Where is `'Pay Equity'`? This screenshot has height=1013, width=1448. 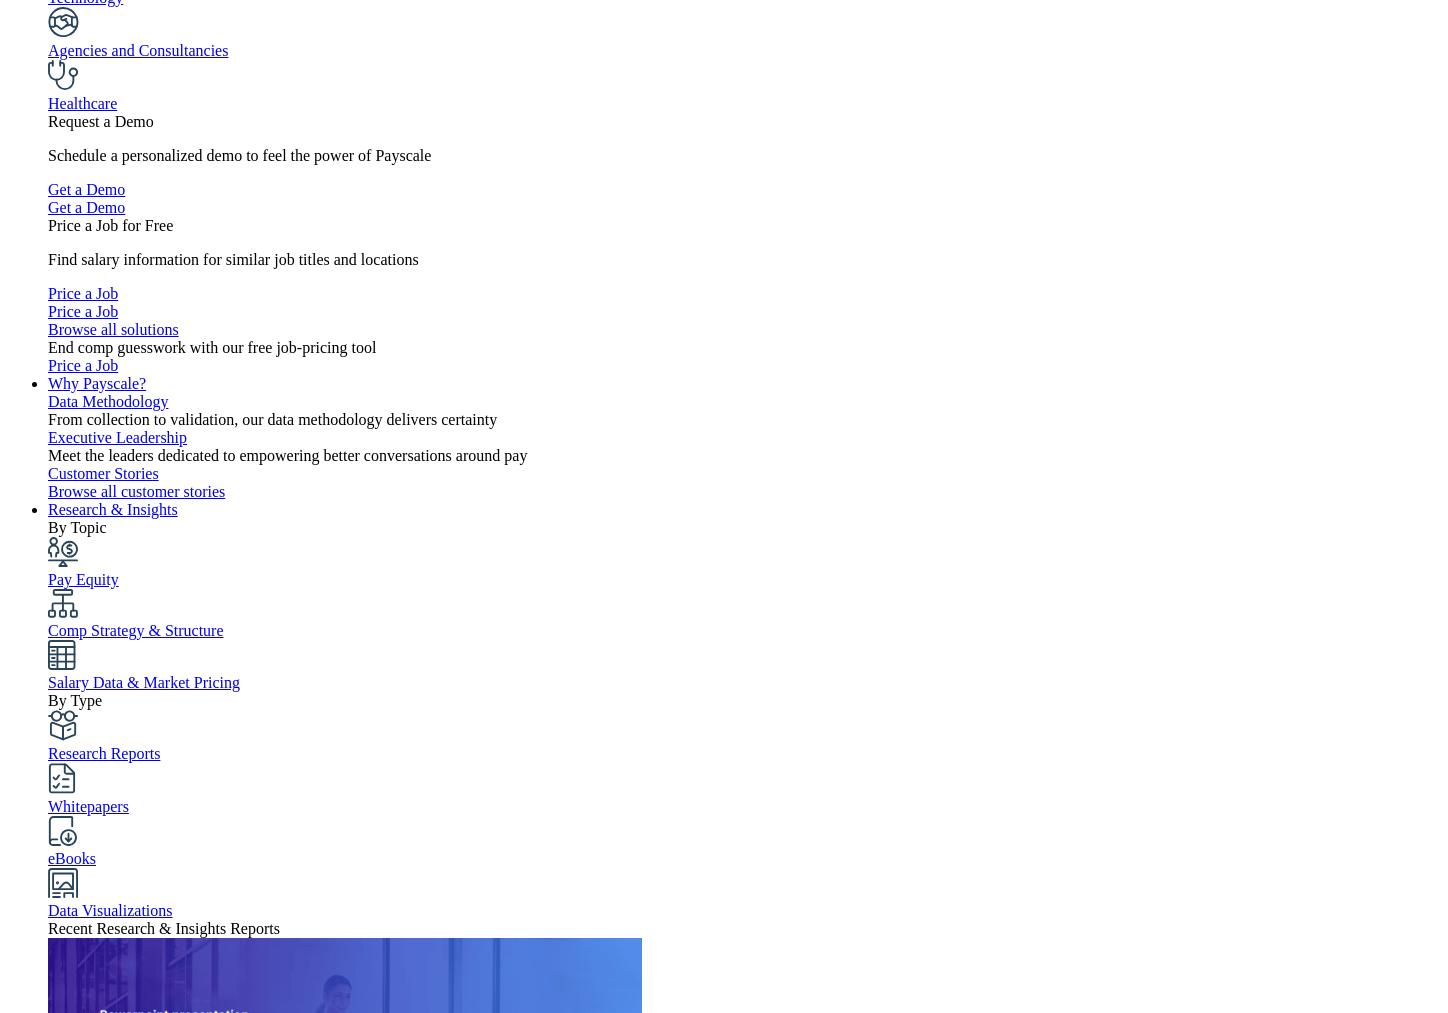
'Pay Equity' is located at coordinates (82, 579).